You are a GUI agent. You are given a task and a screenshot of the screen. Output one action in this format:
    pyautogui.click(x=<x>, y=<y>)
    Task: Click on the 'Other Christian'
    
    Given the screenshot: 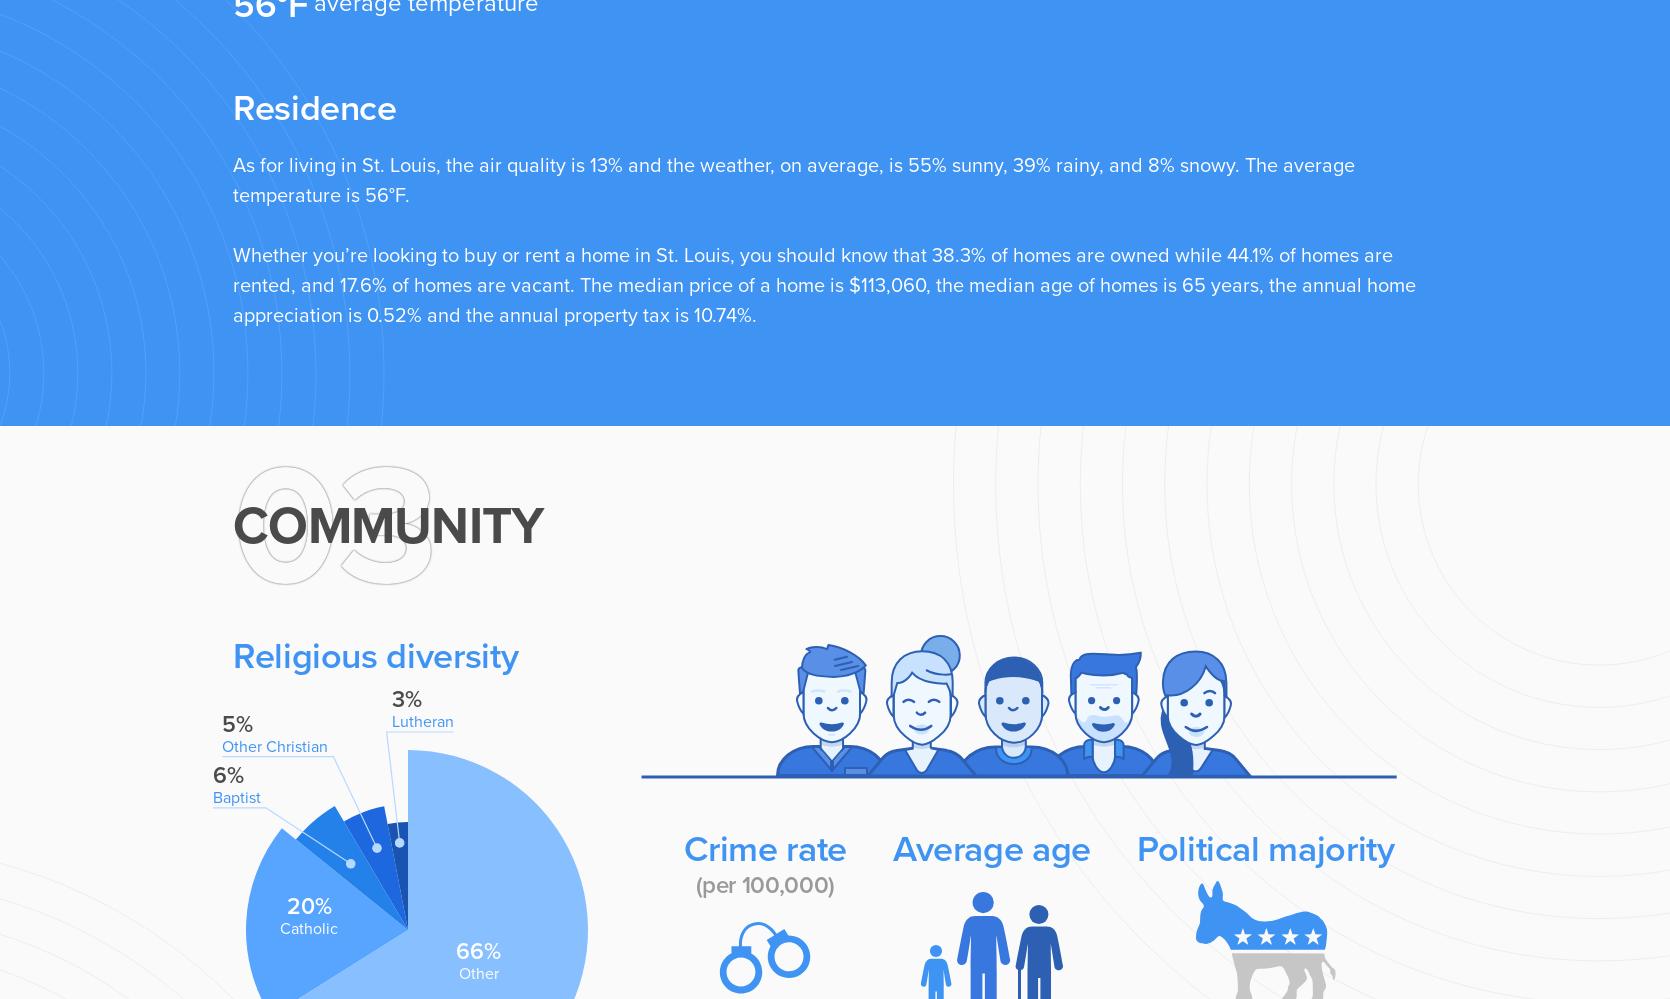 What is the action you would take?
    pyautogui.click(x=274, y=744)
    